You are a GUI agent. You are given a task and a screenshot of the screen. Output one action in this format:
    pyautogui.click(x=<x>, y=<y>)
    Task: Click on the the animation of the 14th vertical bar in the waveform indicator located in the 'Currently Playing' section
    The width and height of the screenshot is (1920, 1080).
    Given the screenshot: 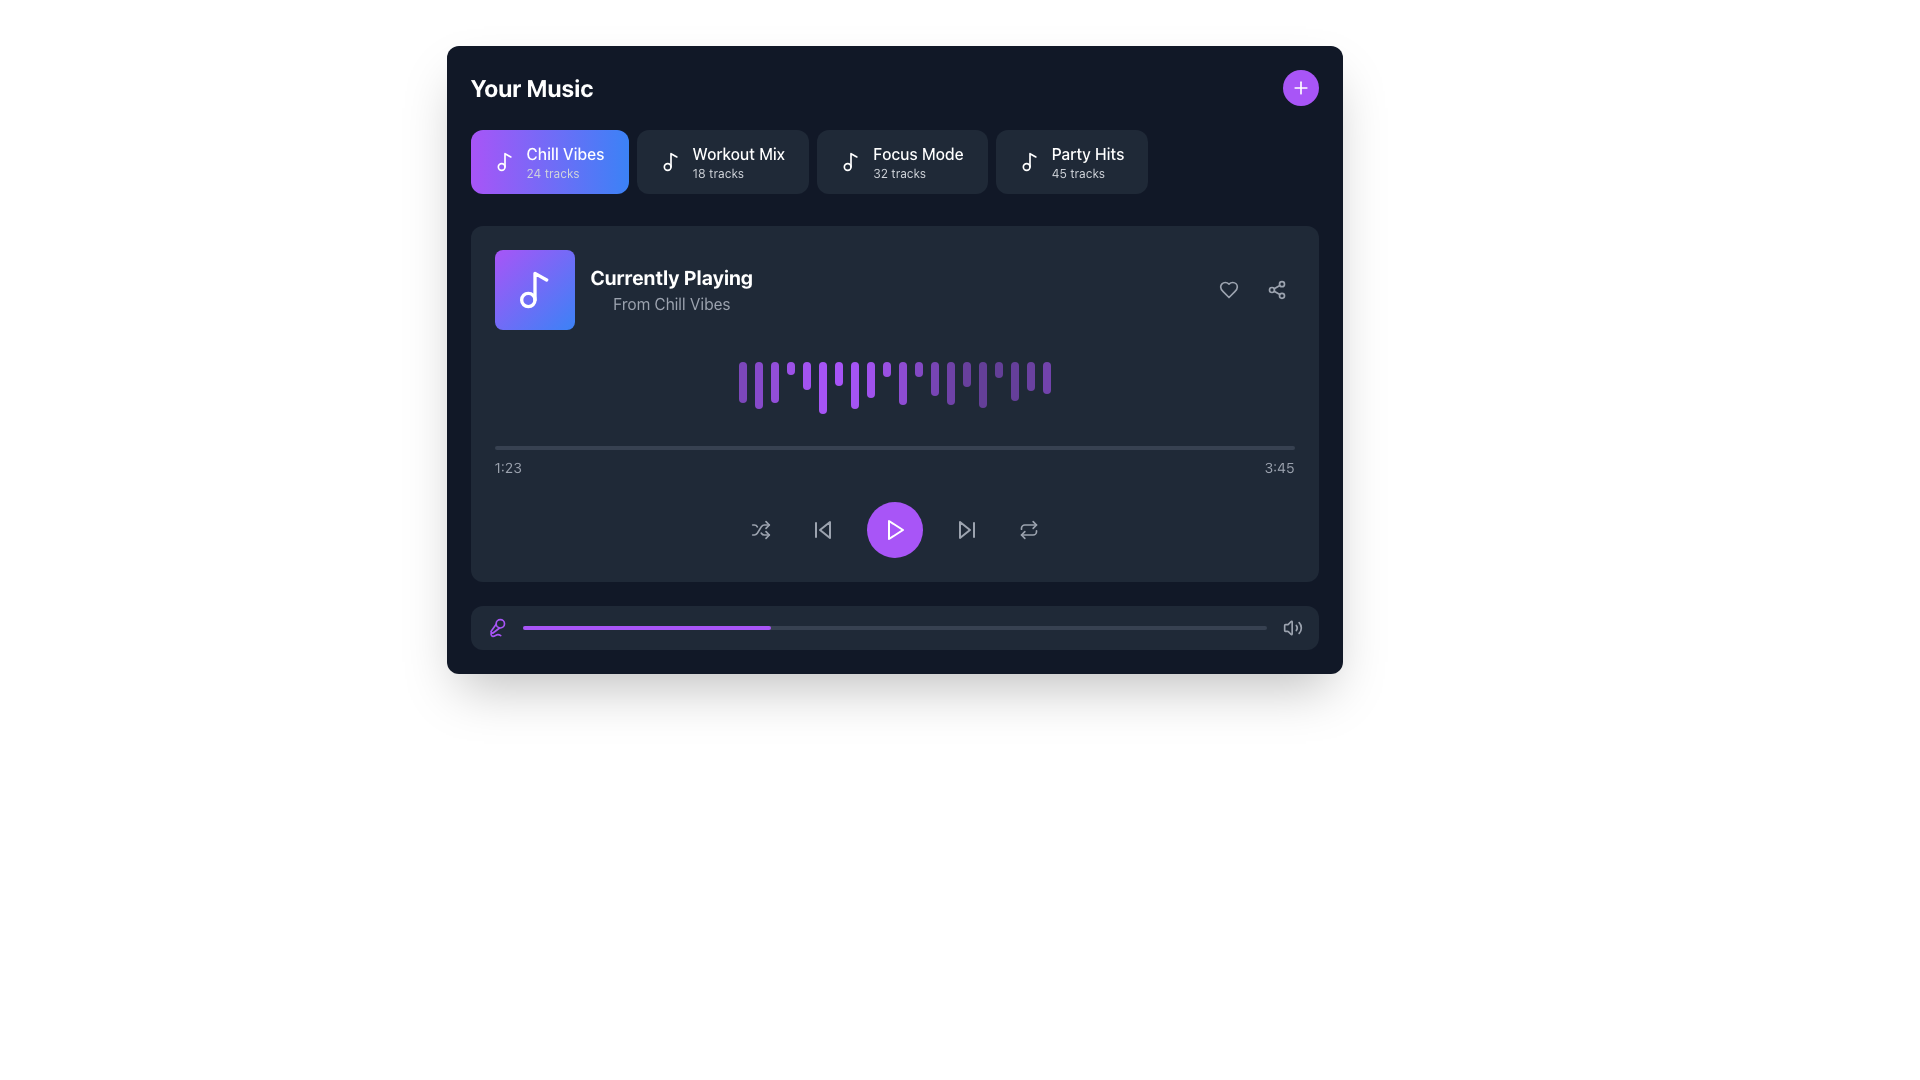 What is the action you would take?
    pyautogui.click(x=949, y=383)
    